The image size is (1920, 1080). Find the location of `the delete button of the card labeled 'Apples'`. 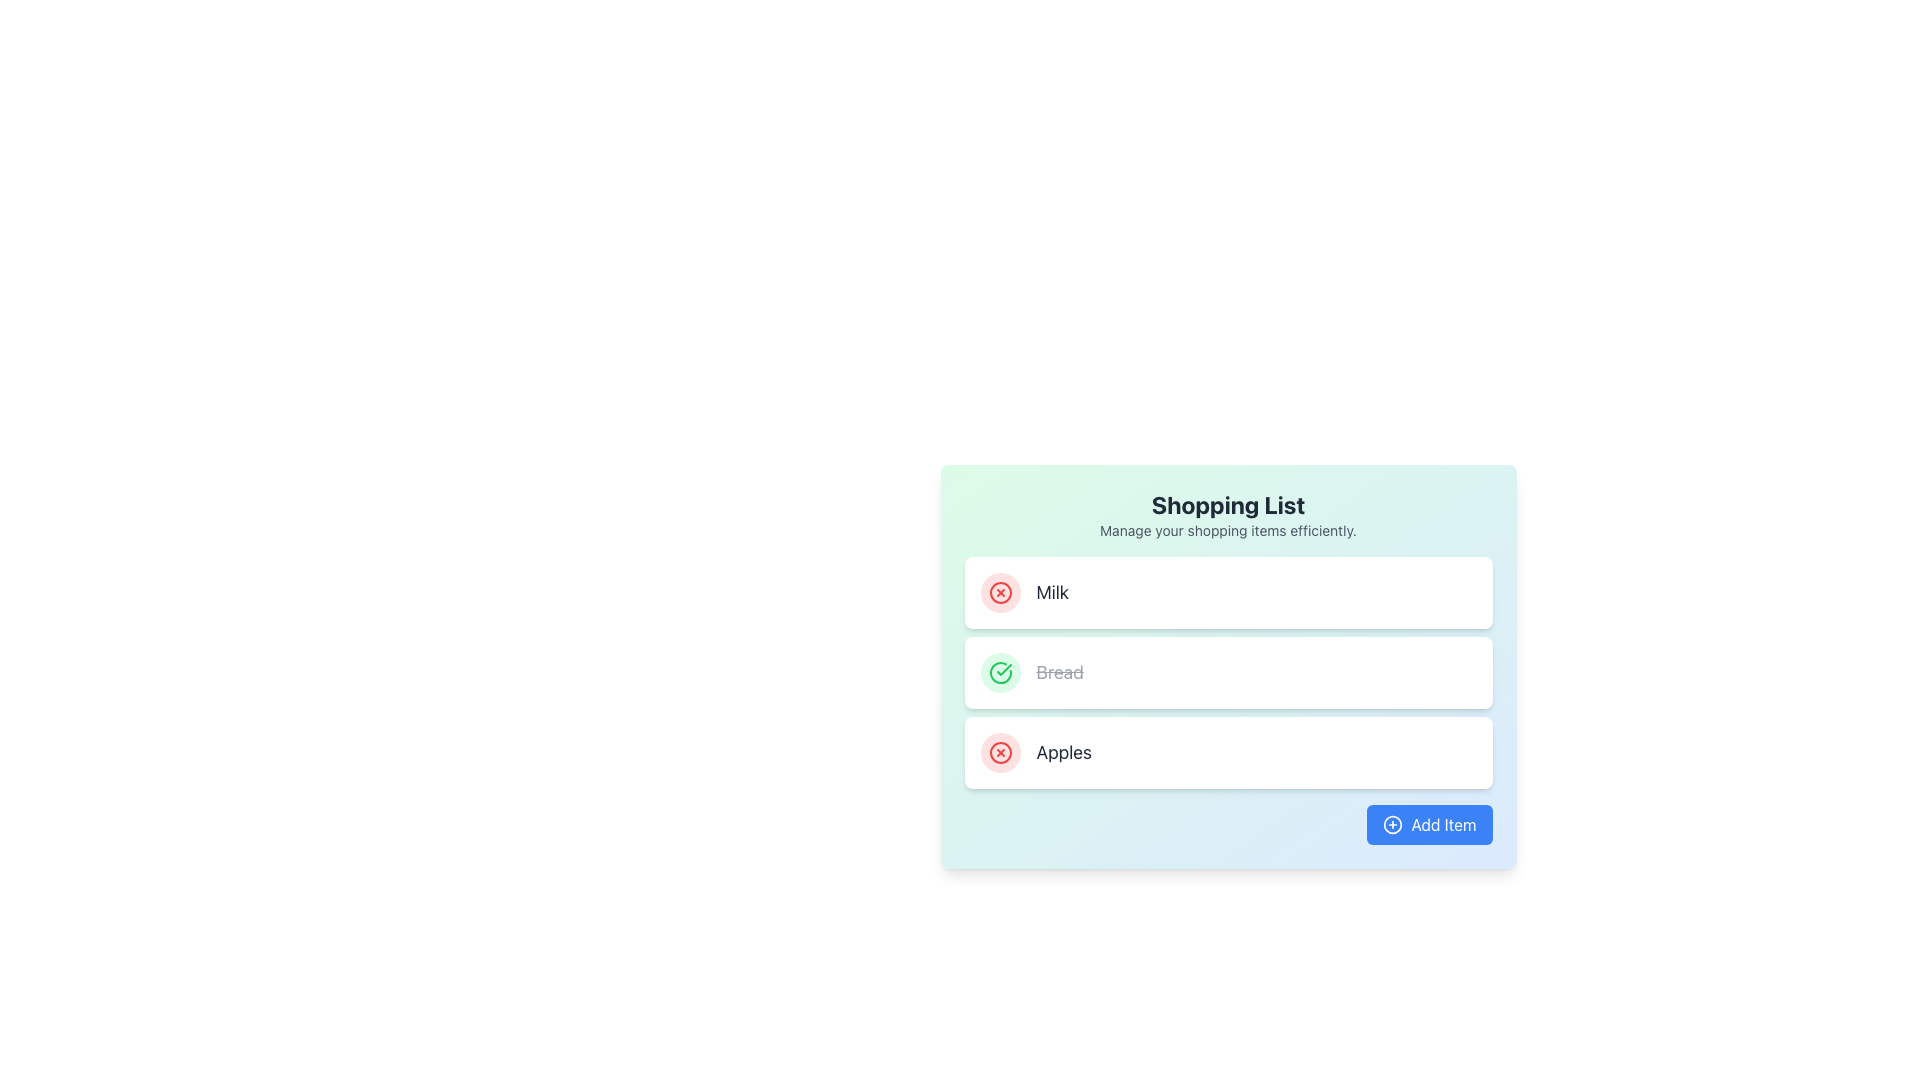

the delete button of the card labeled 'Apples' is located at coordinates (1227, 752).